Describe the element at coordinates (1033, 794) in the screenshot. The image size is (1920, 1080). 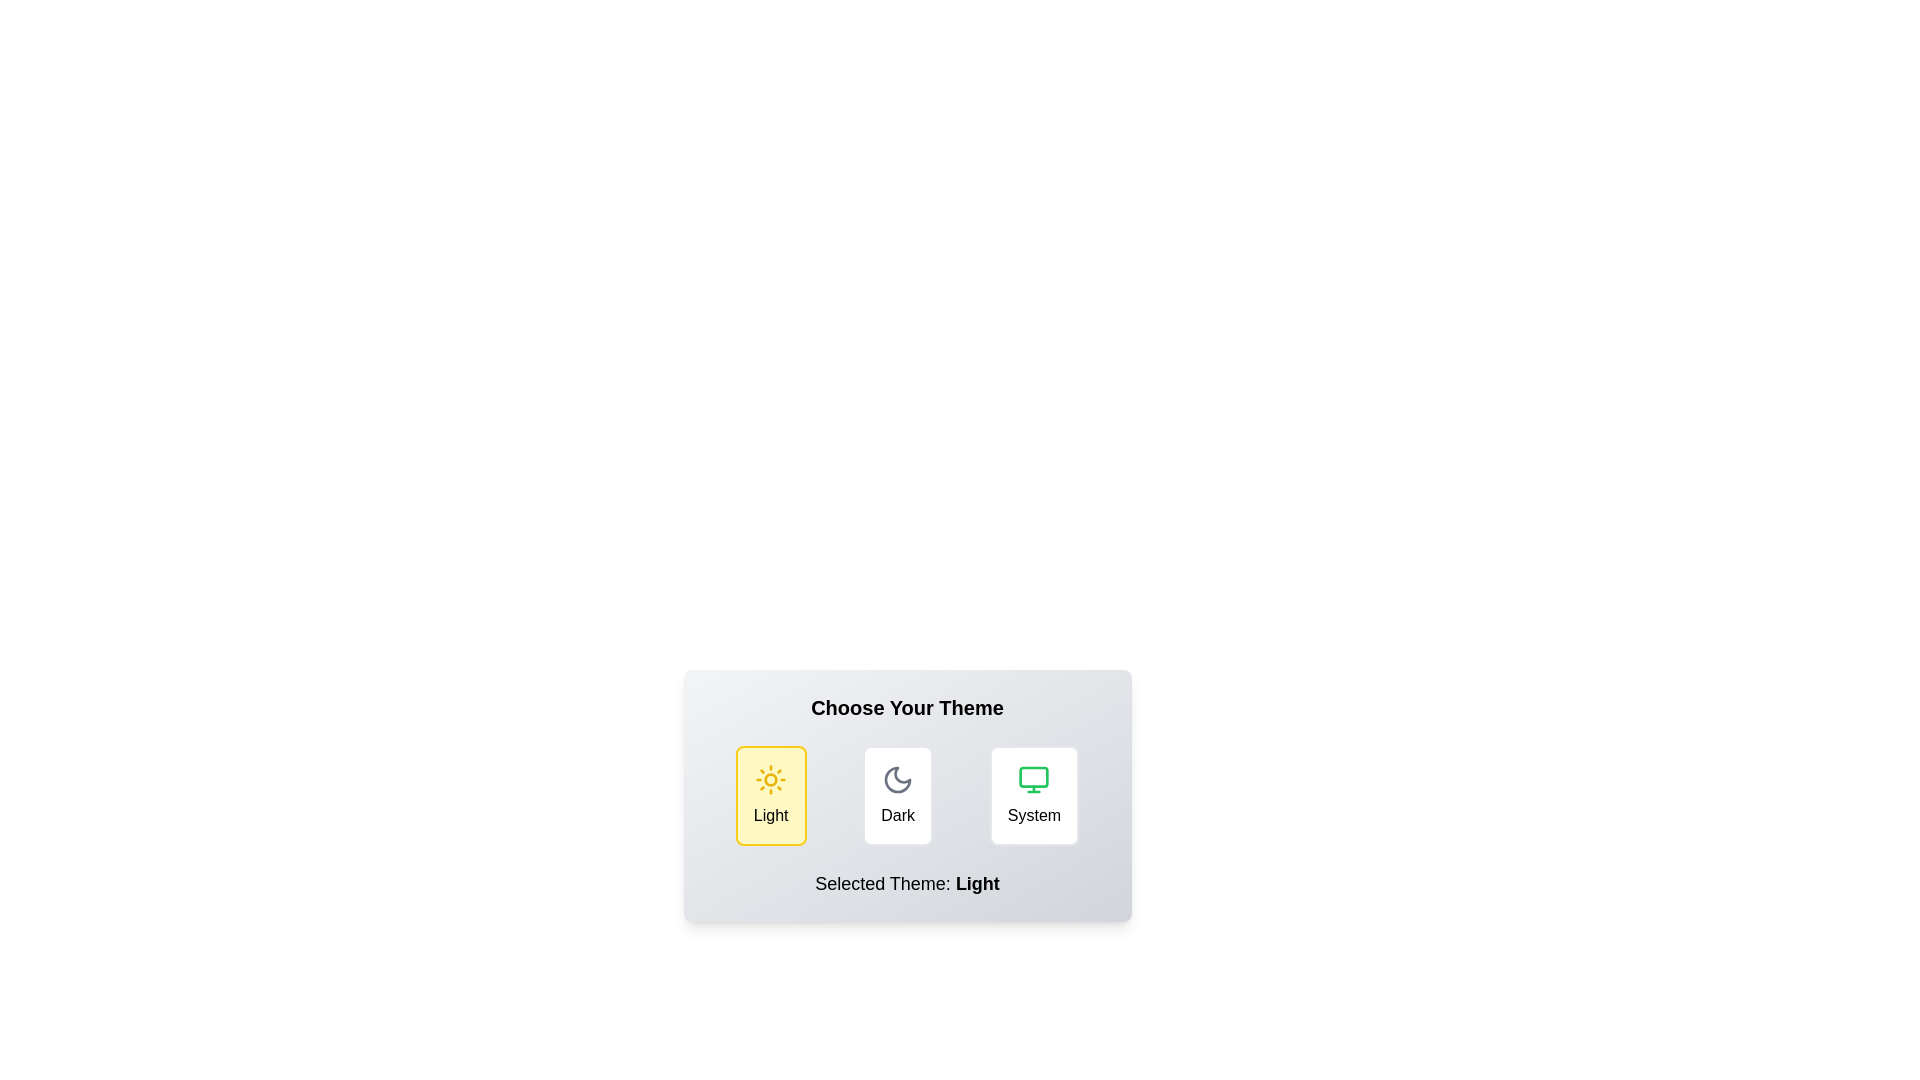
I see `the theme by clicking on the corresponding button for System` at that location.